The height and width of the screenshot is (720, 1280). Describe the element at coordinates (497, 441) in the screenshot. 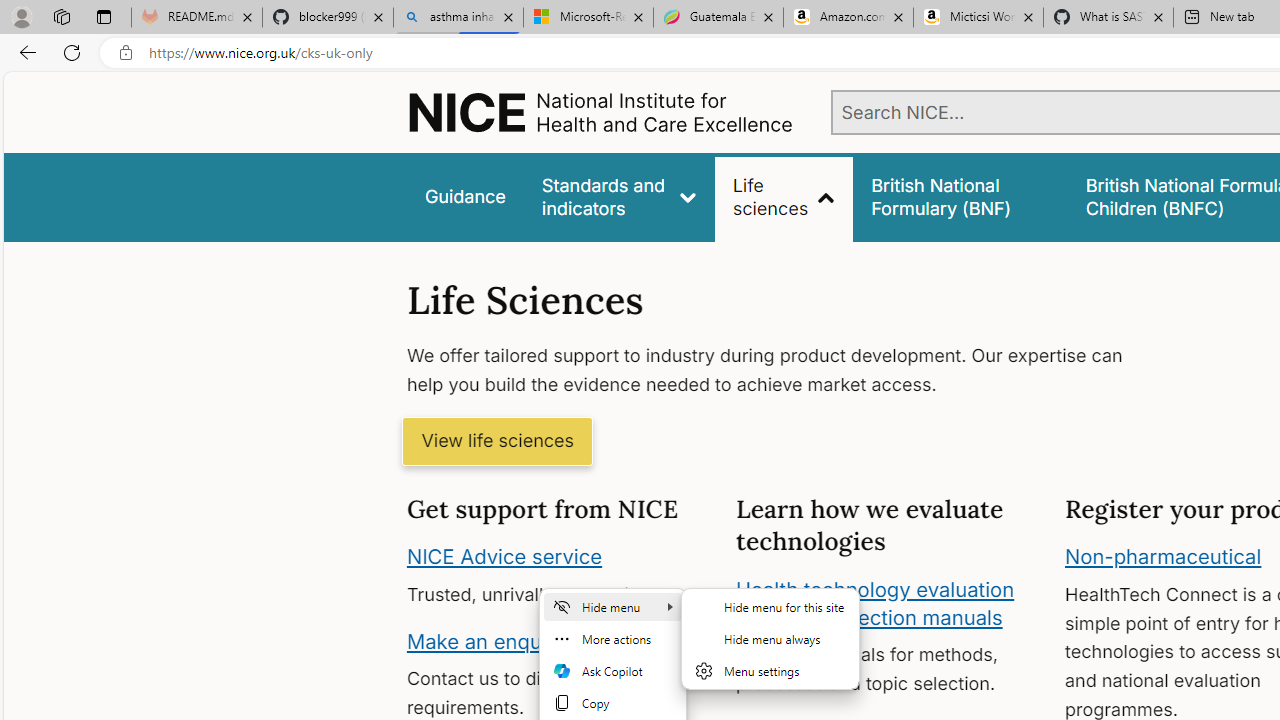

I see `'View life sciences'` at that location.